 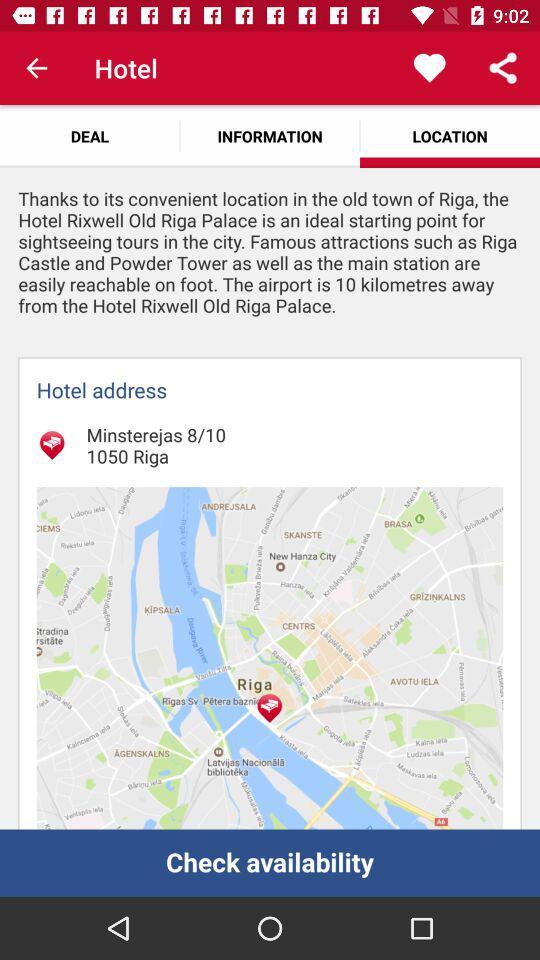 I want to click on item to the left of hotel item, so click(x=36, y=68).